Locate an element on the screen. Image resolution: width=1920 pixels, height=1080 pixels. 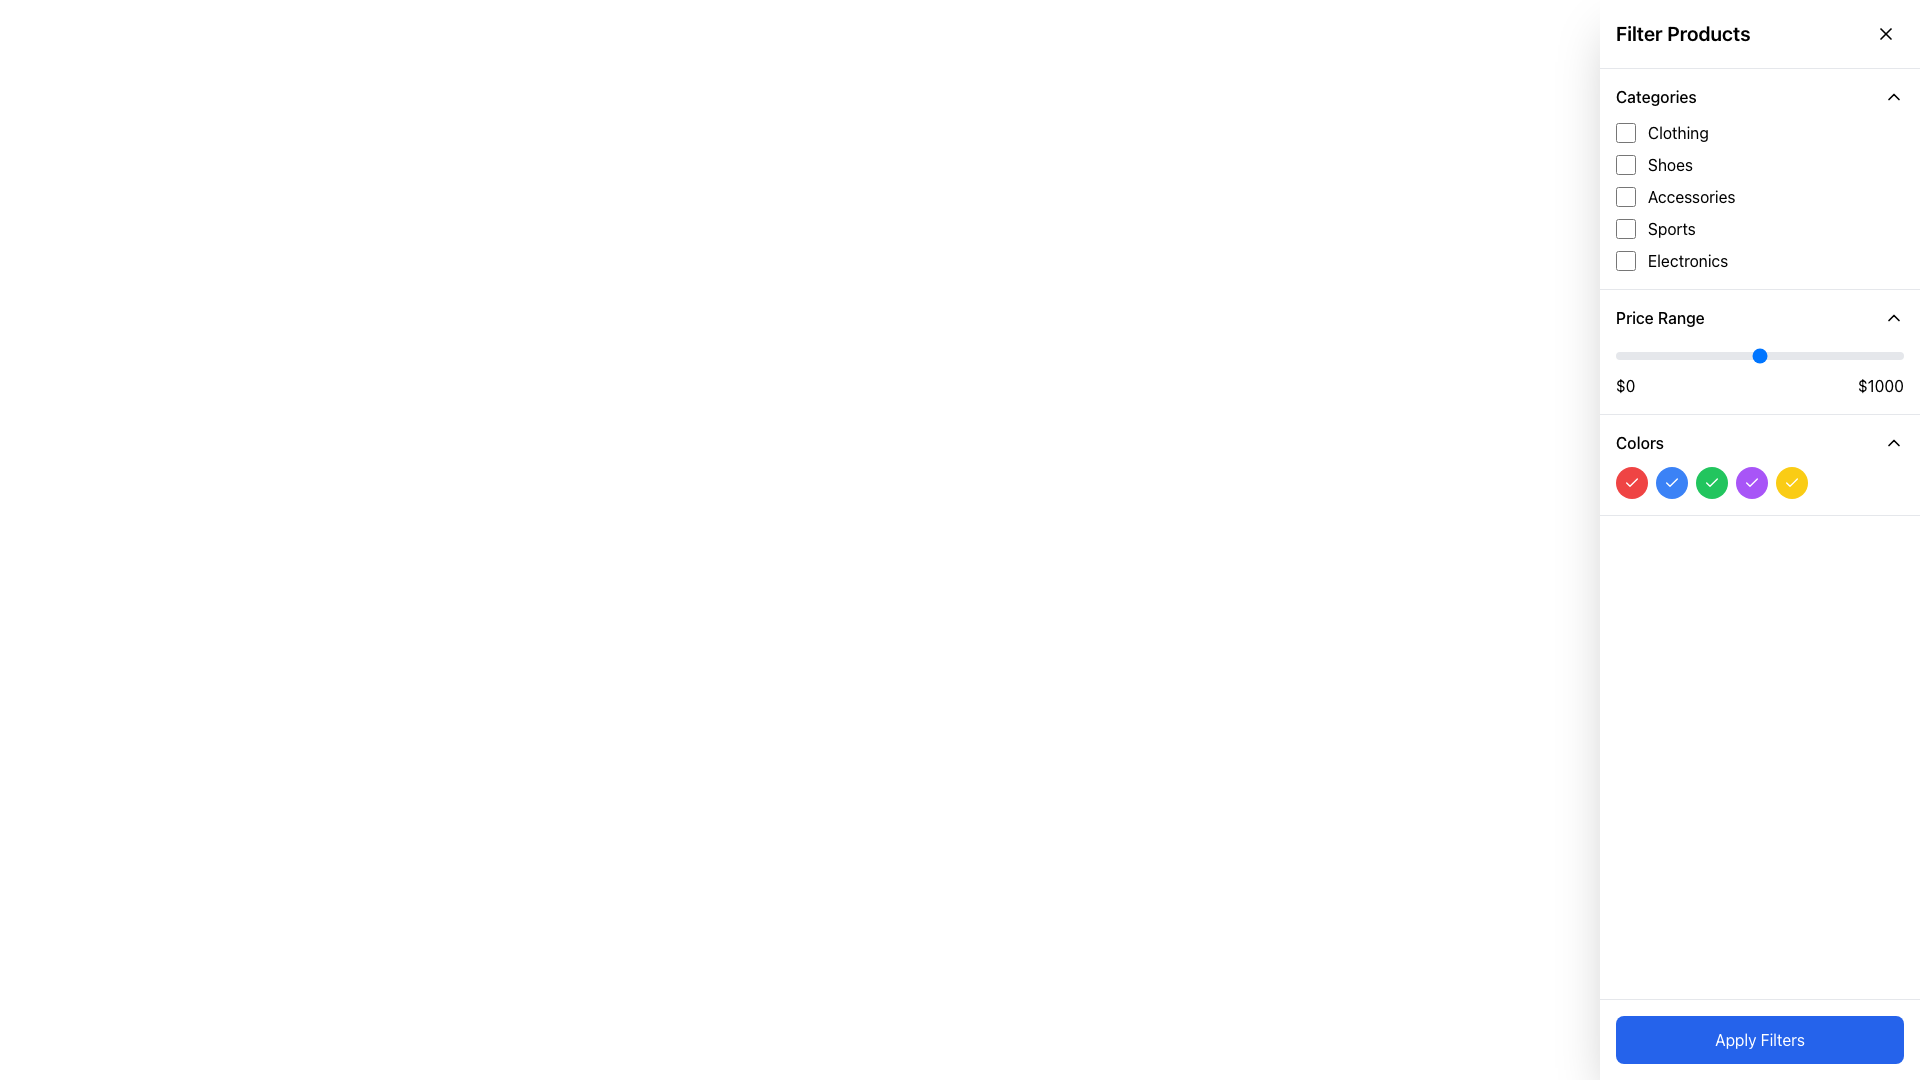
the chevron-up icon used for upward action or collapse function, located to the right of the 'Price Range' label in the filter options section is located at coordinates (1893, 316).